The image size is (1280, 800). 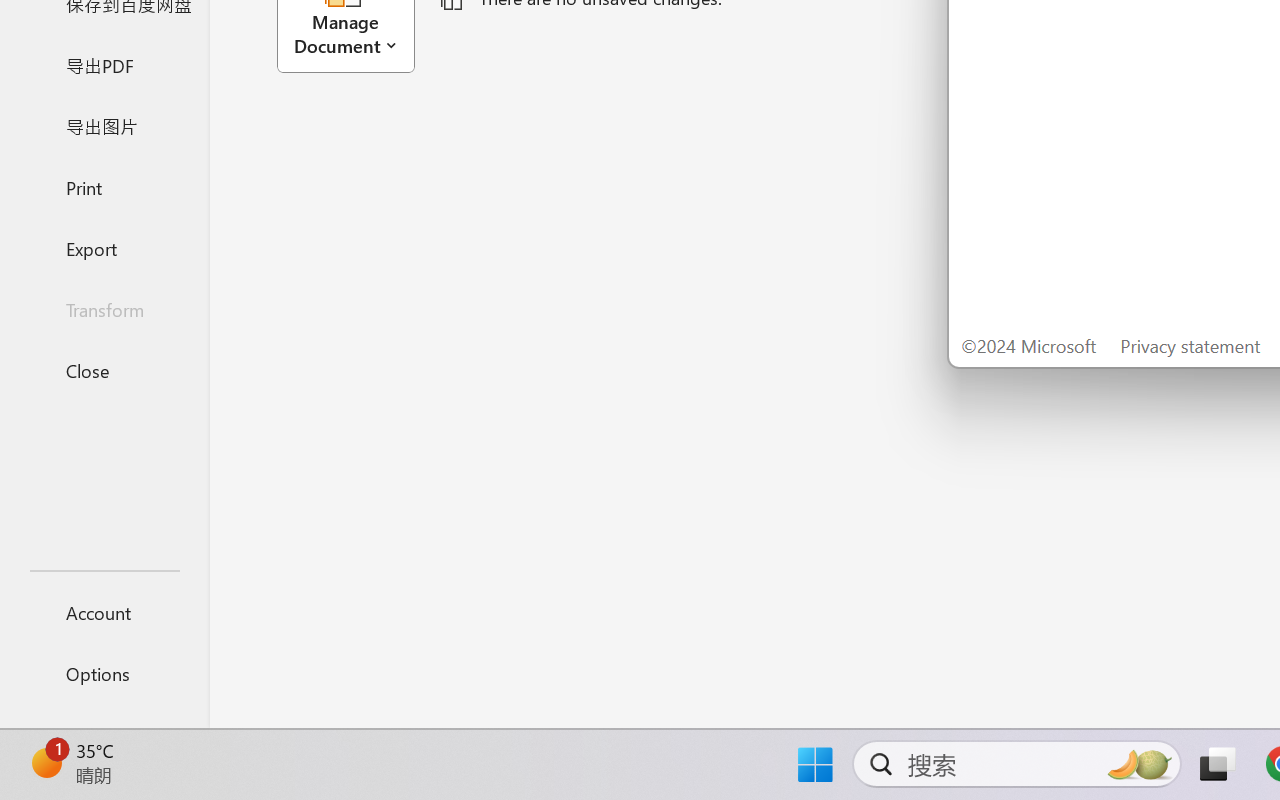 What do you see at coordinates (103, 247) in the screenshot?
I see `'Export'` at bounding box center [103, 247].